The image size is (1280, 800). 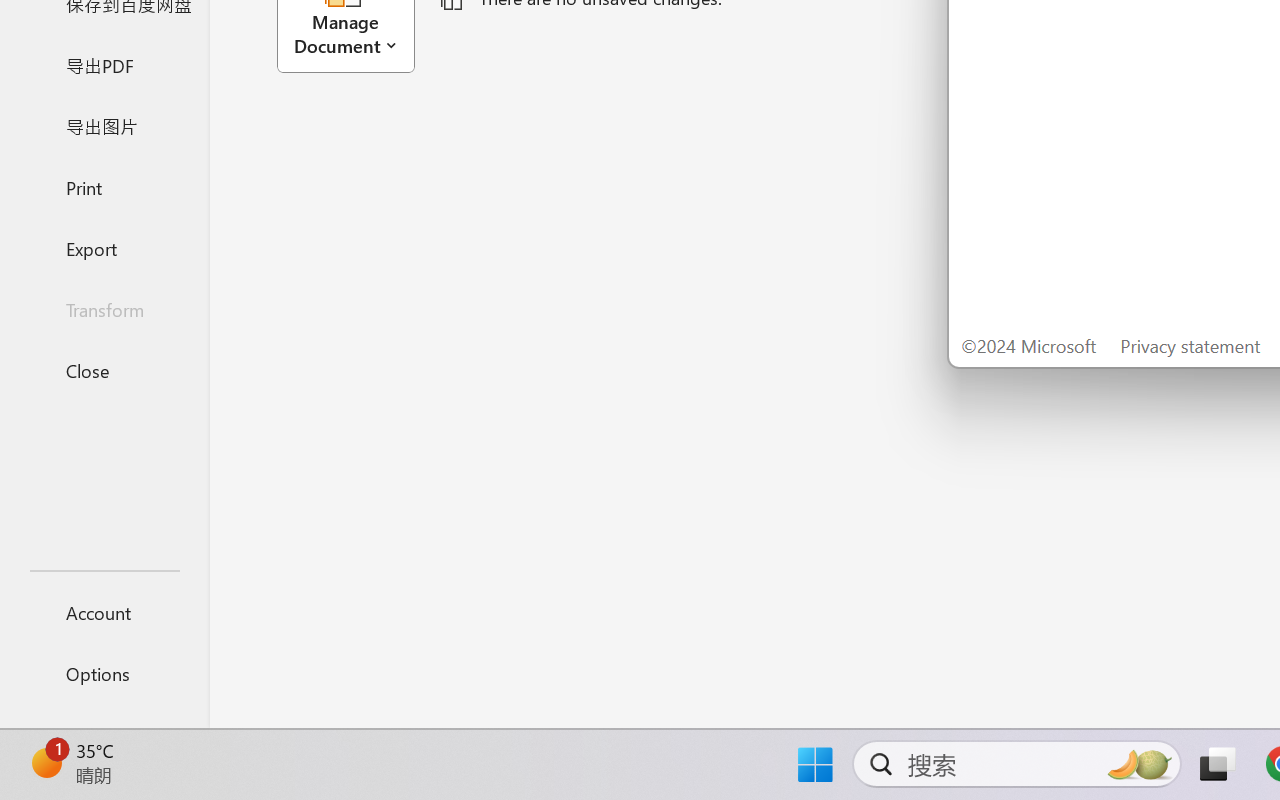 What do you see at coordinates (103, 247) in the screenshot?
I see `'Export'` at bounding box center [103, 247].